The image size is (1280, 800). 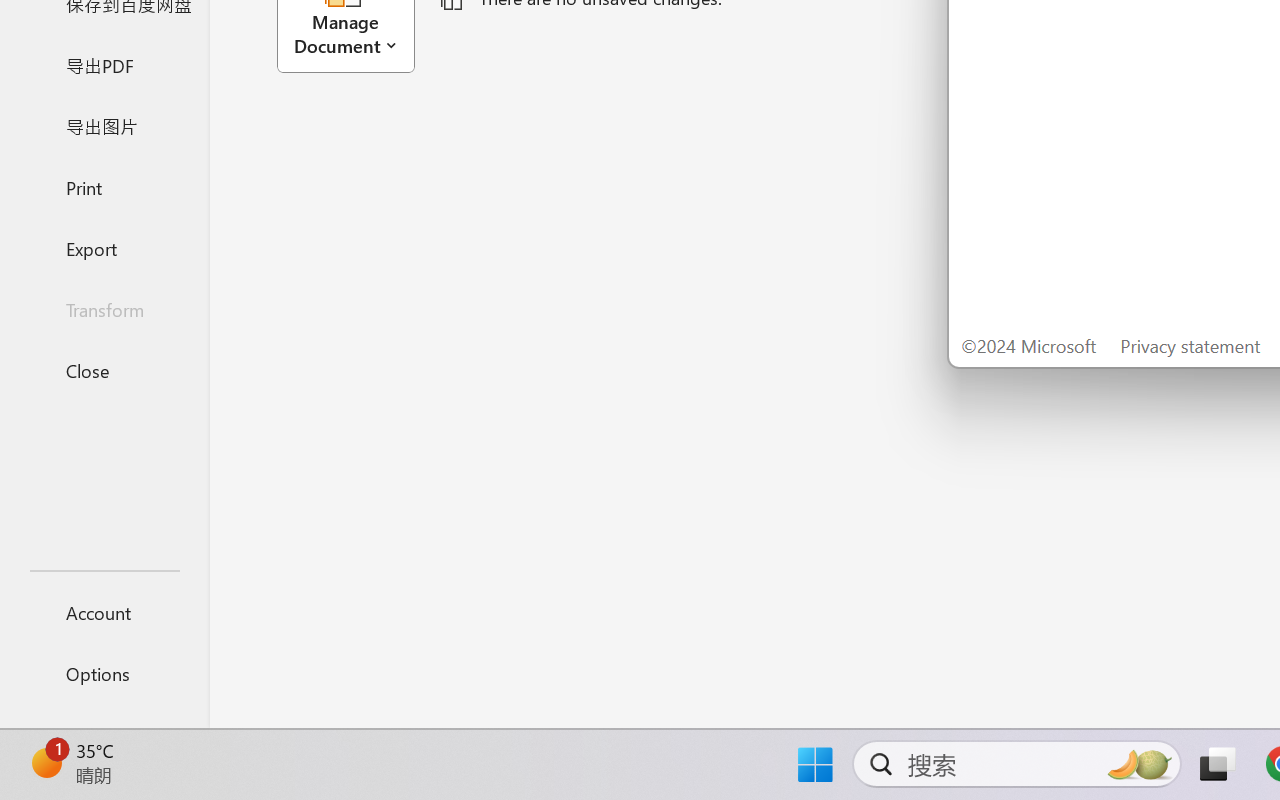 What do you see at coordinates (103, 247) in the screenshot?
I see `'Export'` at bounding box center [103, 247].